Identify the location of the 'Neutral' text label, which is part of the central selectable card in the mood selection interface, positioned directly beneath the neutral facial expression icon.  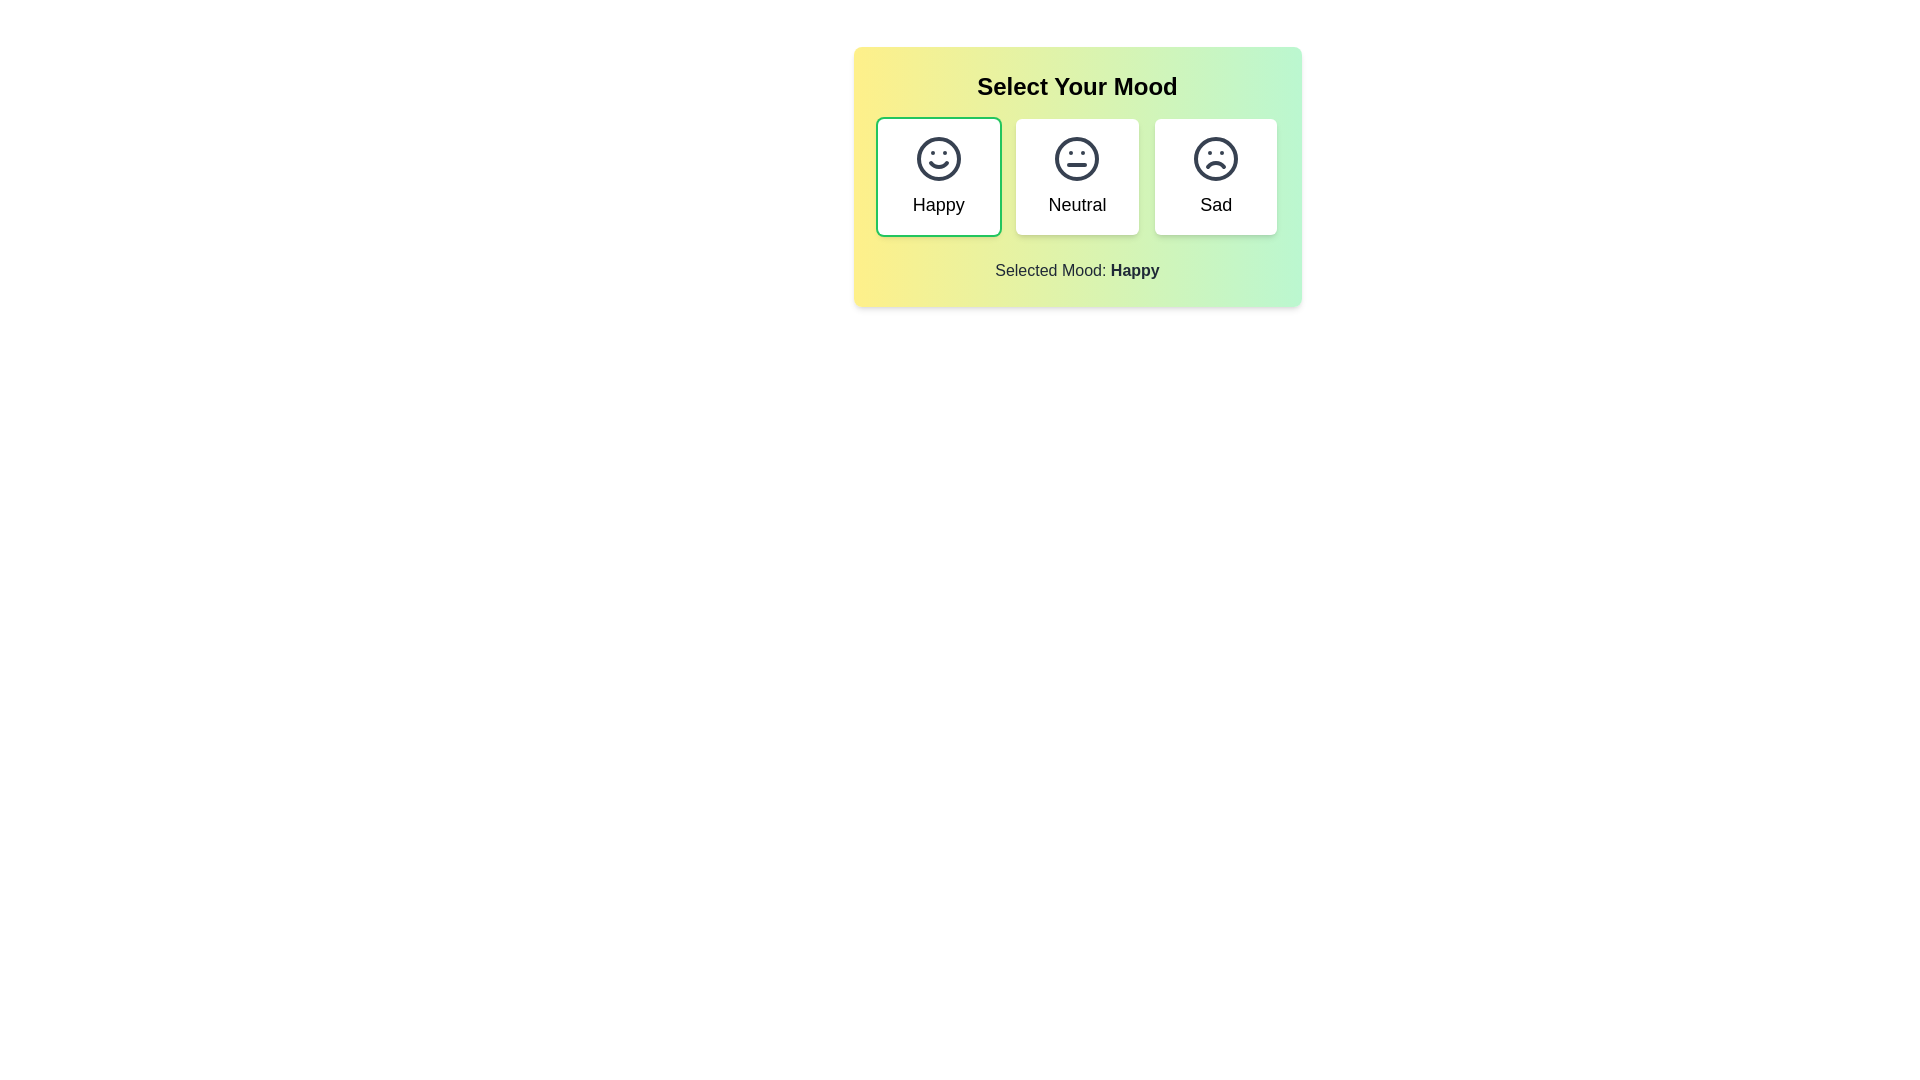
(1076, 204).